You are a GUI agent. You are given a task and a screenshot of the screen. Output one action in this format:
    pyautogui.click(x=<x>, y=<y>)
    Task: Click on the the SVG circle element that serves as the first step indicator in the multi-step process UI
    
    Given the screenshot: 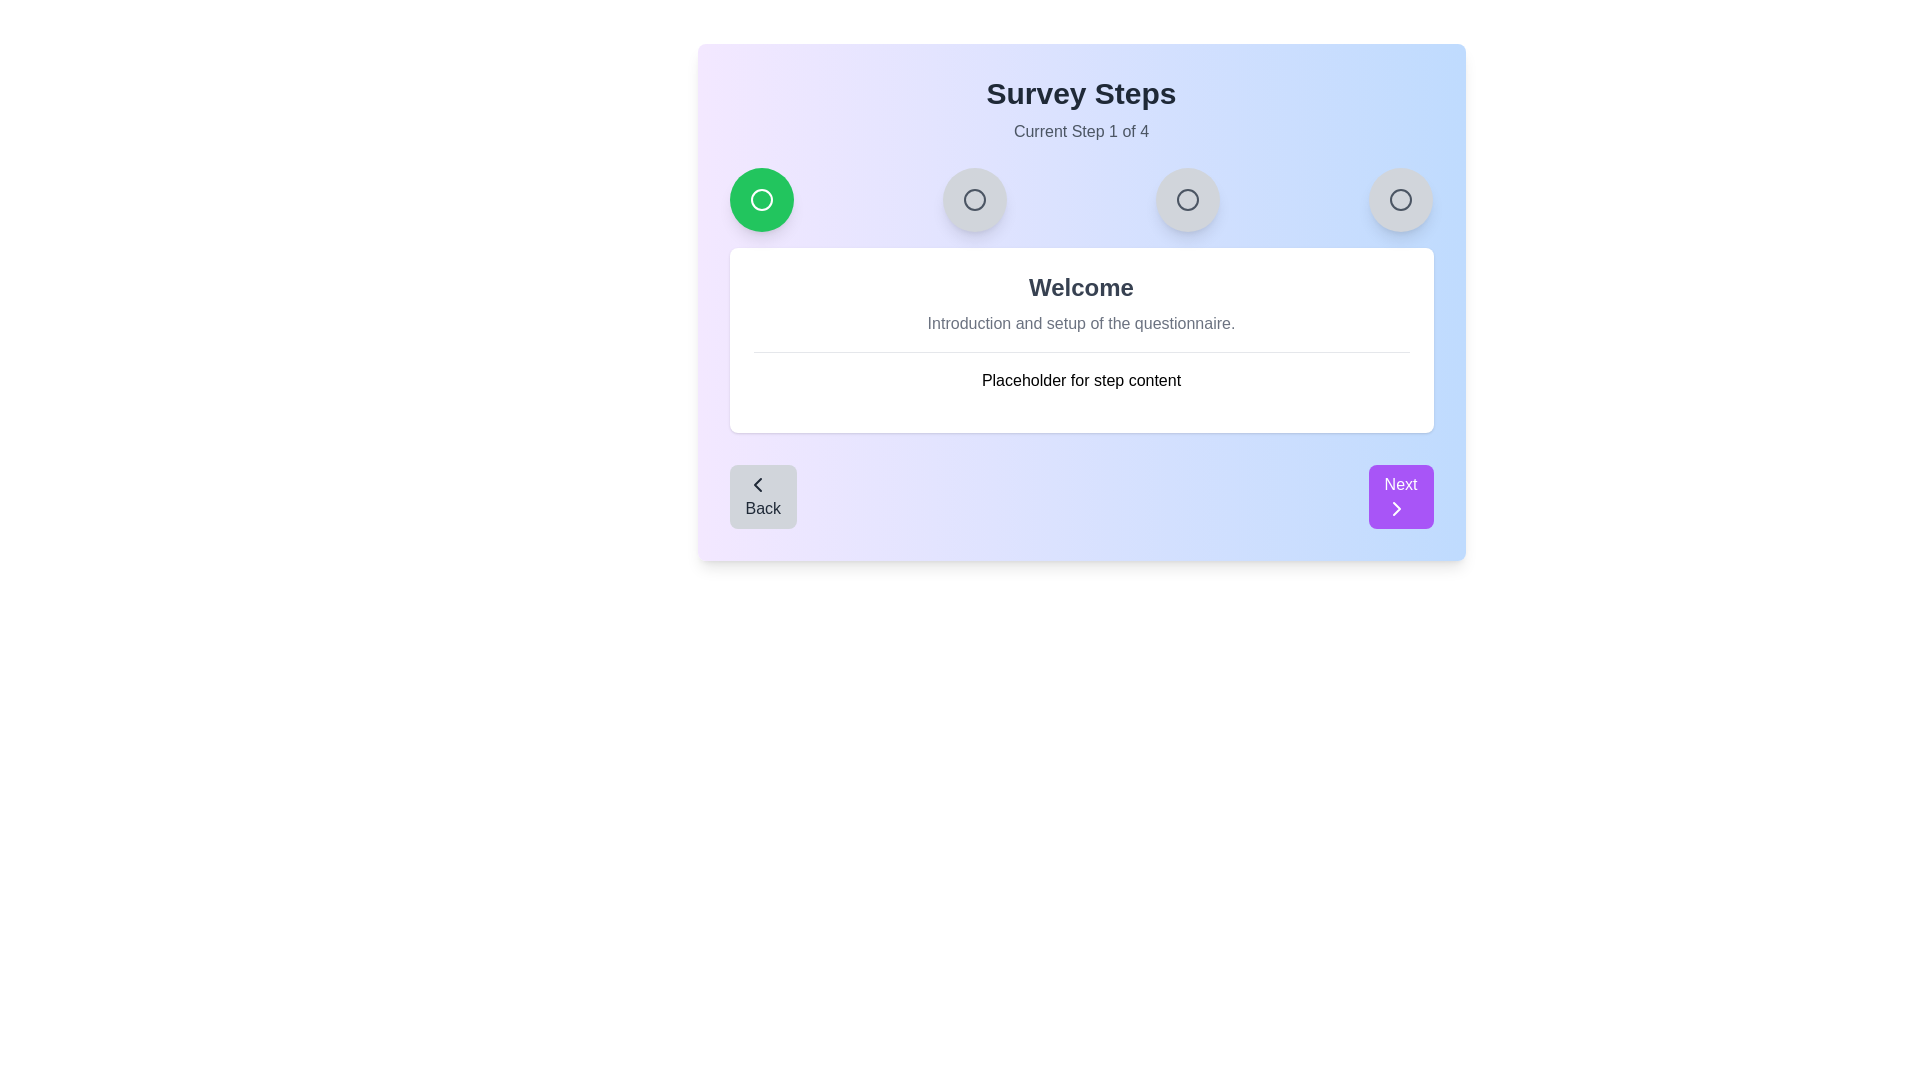 What is the action you would take?
    pyautogui.click(x=760, y=200)
    